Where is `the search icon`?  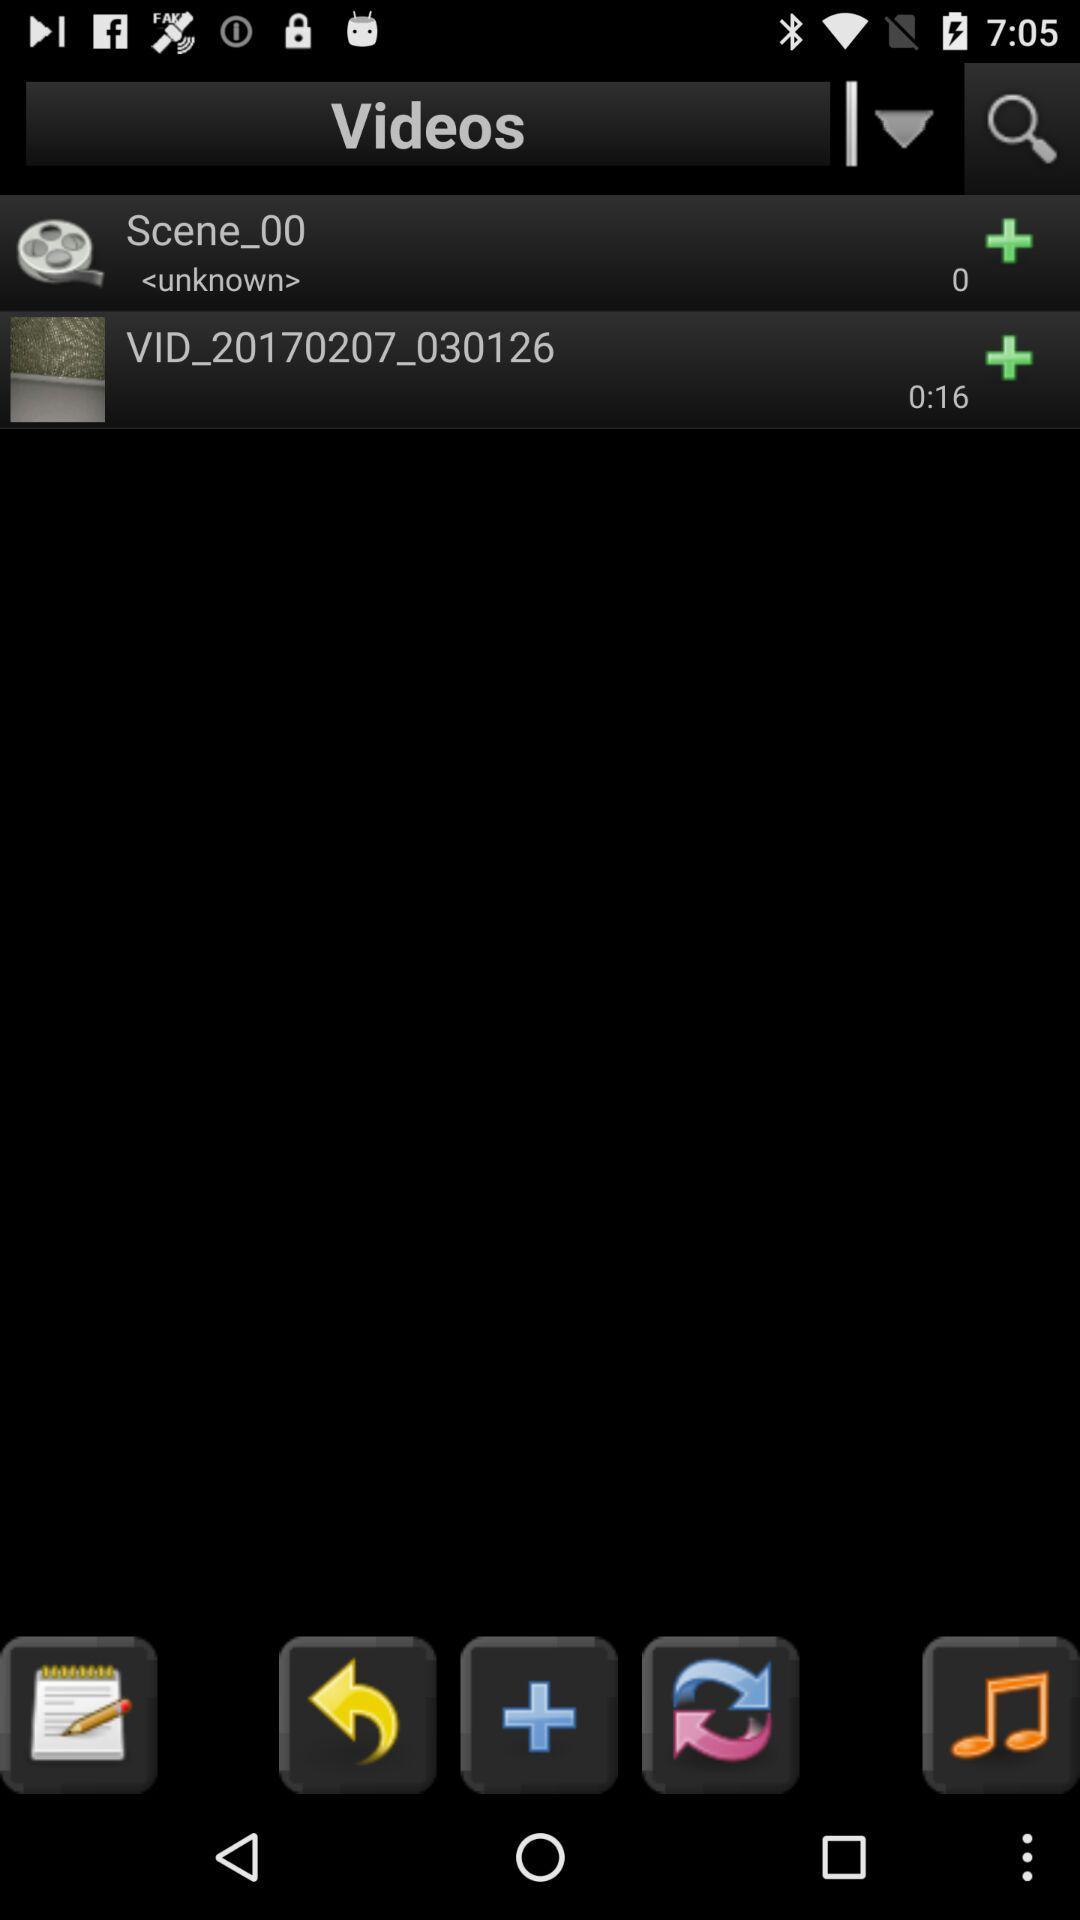 the search icon is located at coordinates (1022, 137).